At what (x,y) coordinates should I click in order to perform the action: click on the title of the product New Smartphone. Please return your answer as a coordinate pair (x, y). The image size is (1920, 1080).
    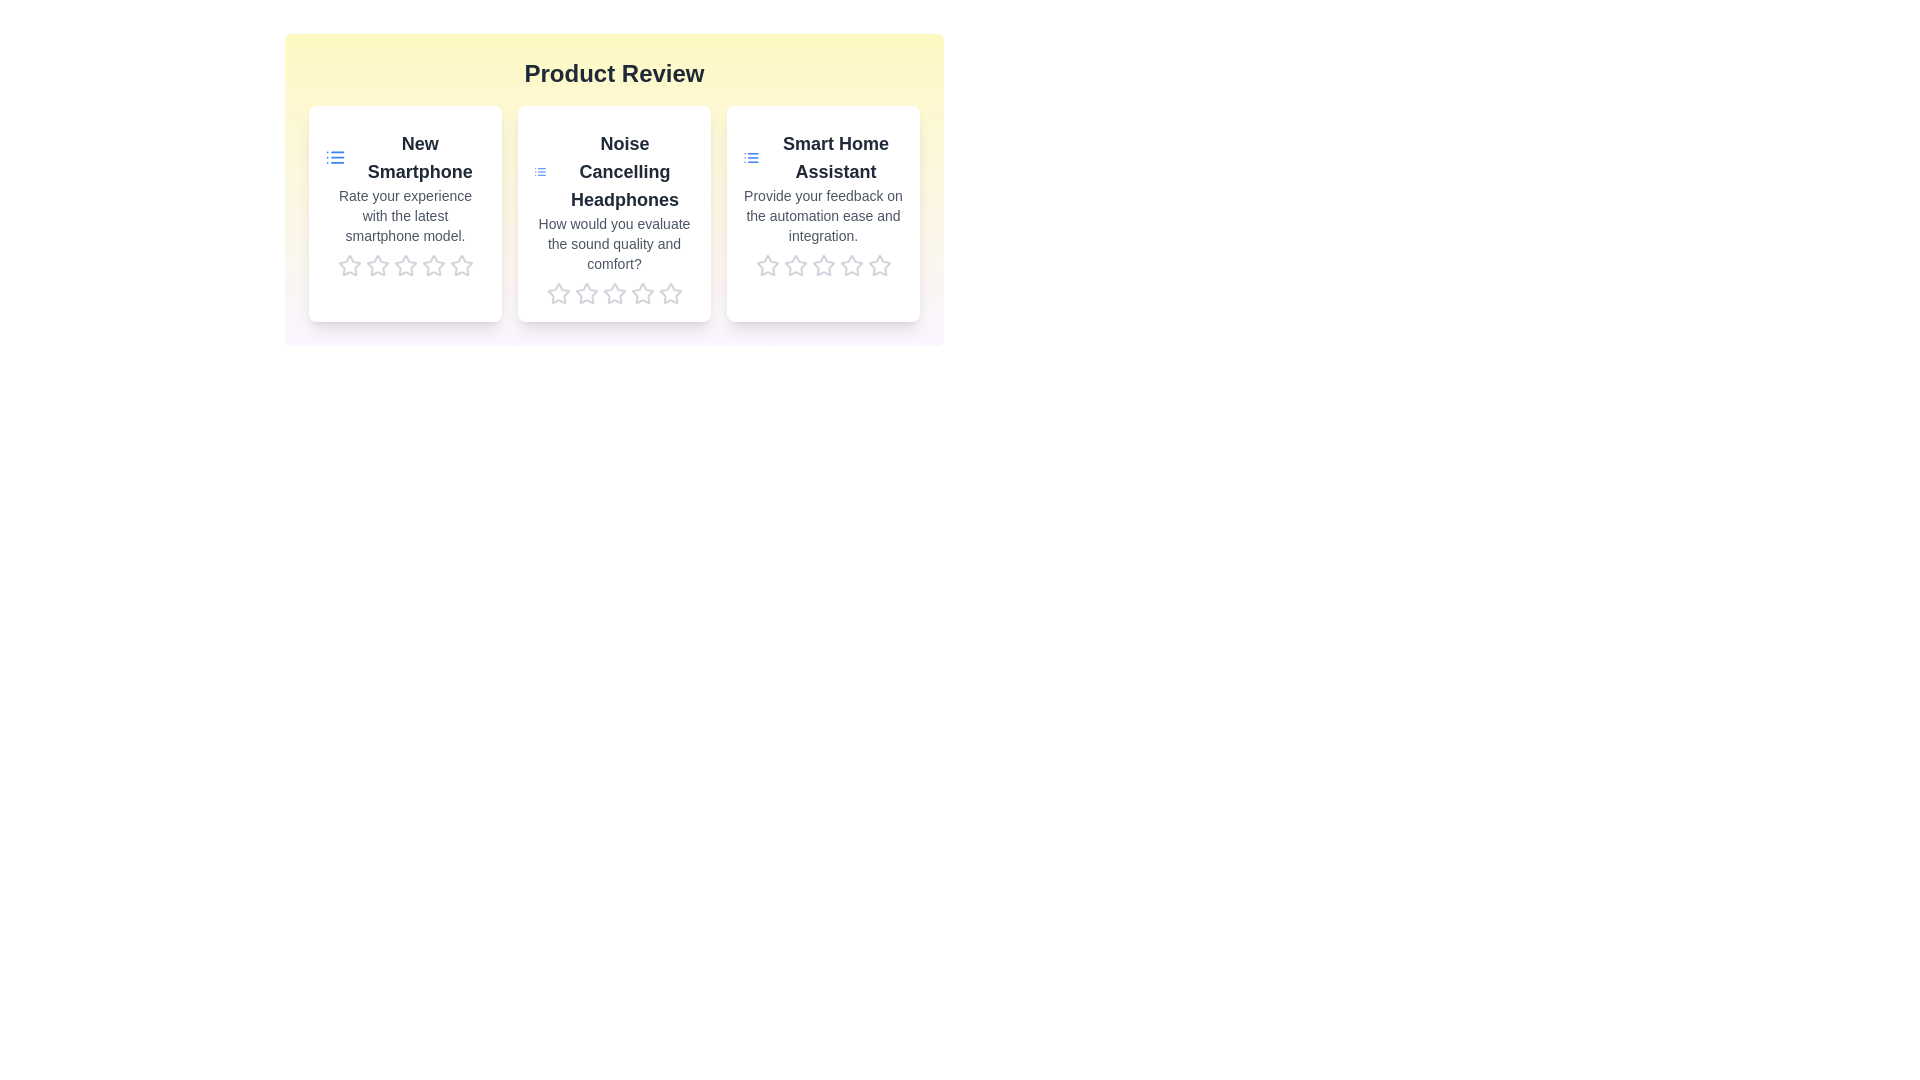
    Looking at the image, I should click on (404, 157).